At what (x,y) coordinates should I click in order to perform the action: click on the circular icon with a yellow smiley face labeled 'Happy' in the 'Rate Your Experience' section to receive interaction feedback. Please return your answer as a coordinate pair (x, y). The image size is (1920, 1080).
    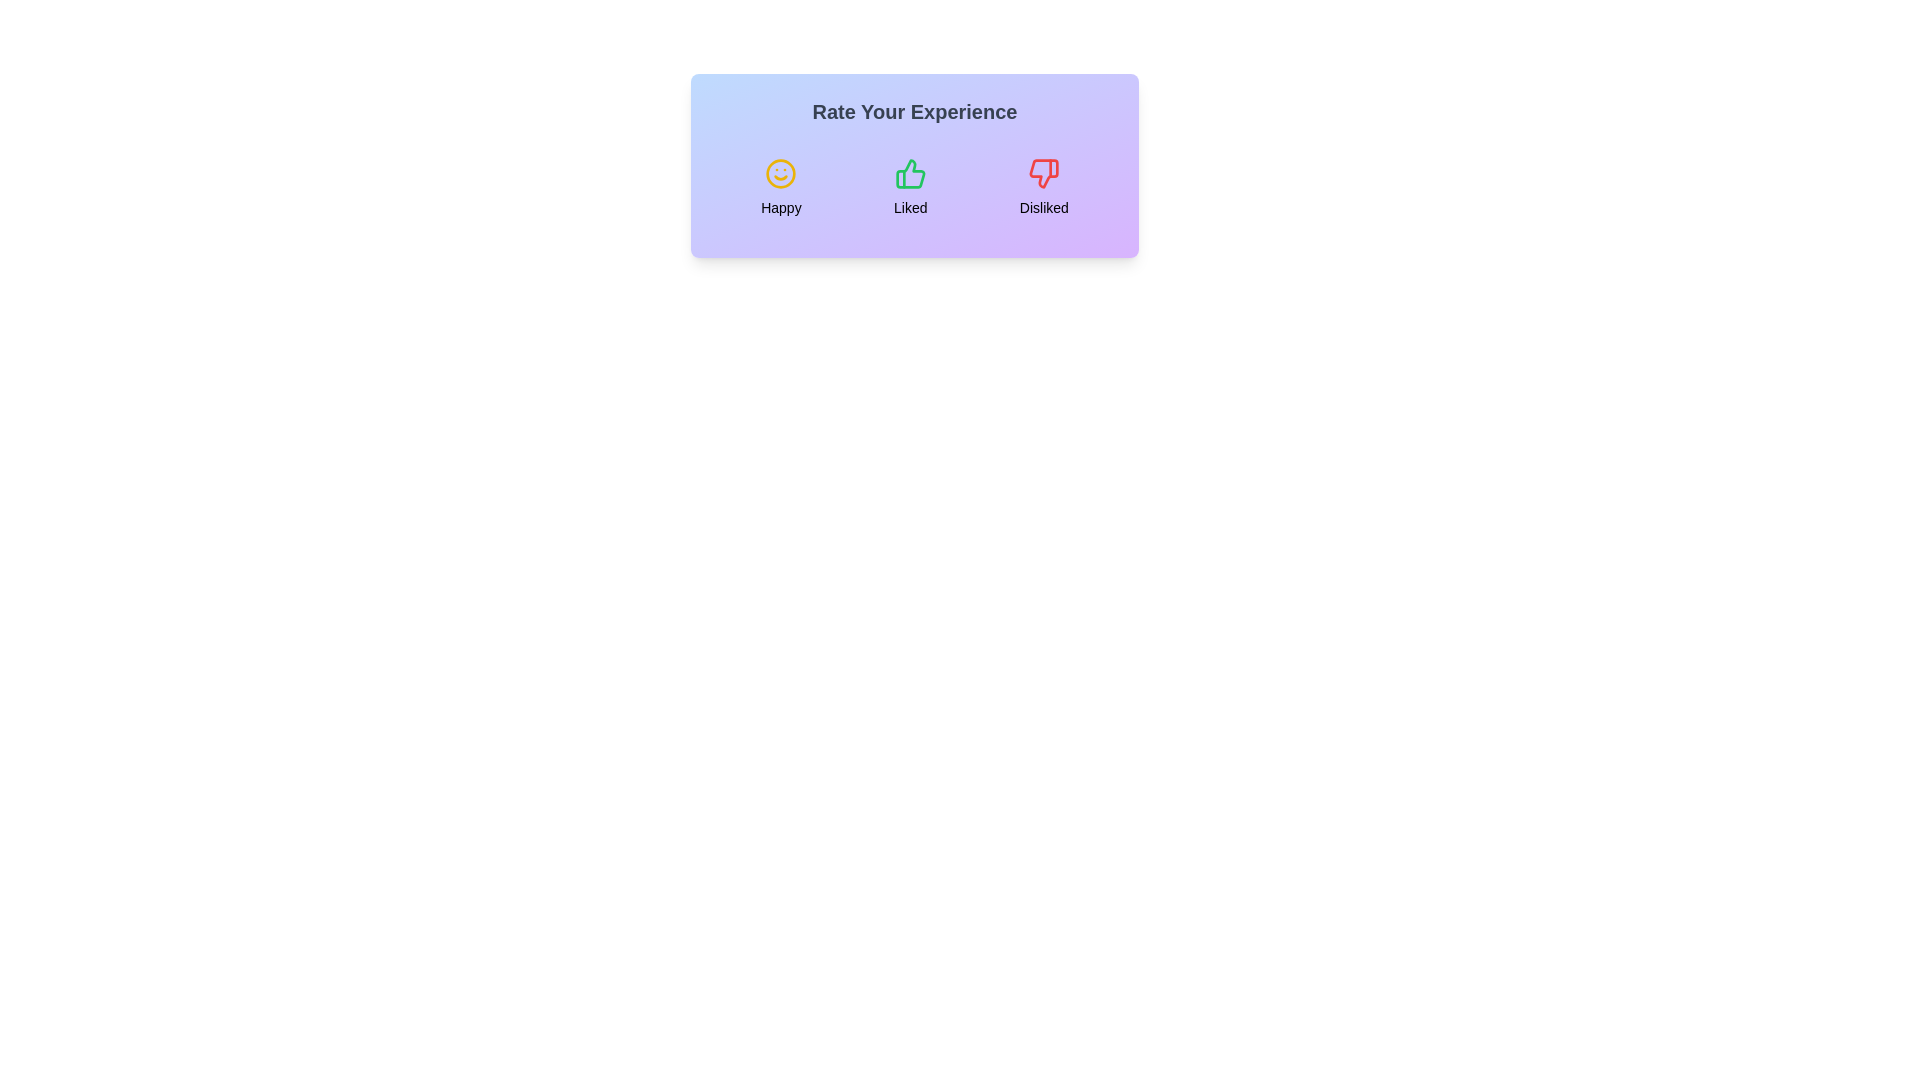
    Looking at the image, I should click on (780, 188).